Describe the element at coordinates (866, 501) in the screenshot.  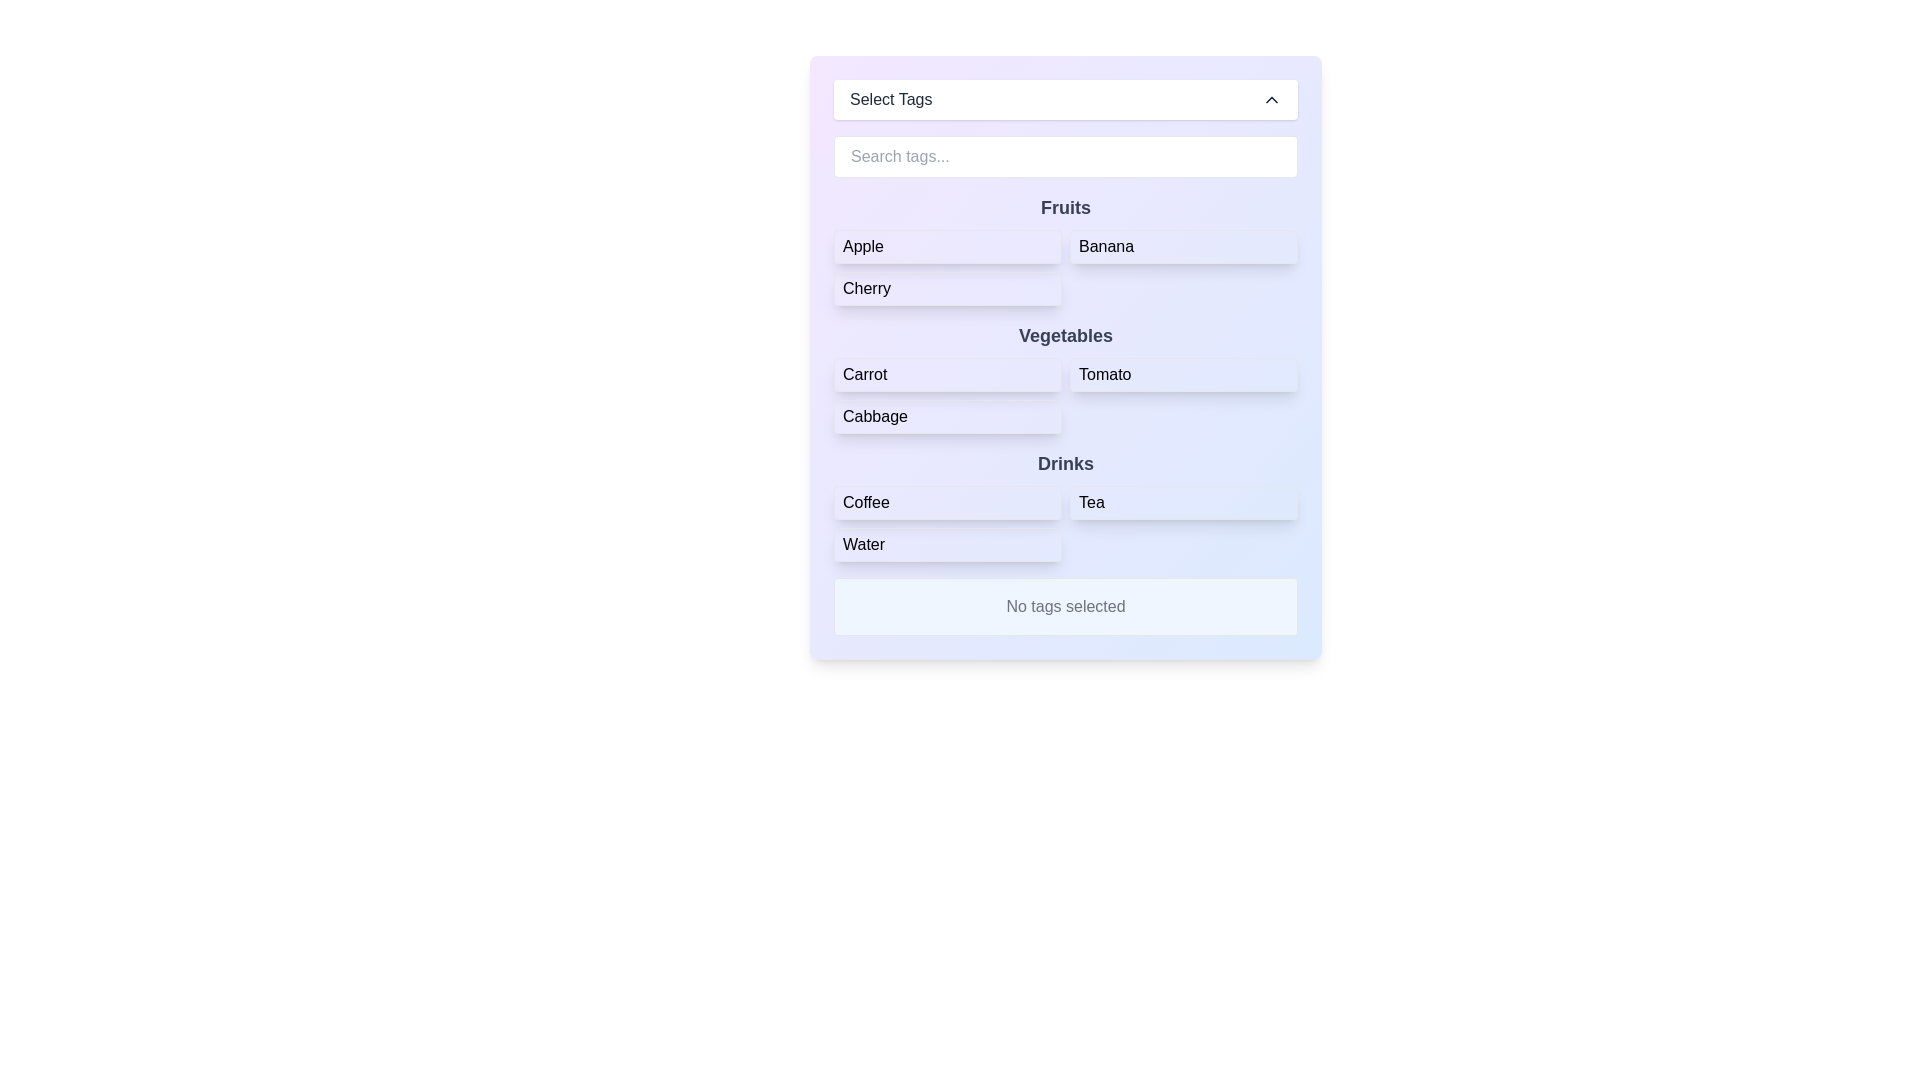
I see `the 'Coffee' text label in the 'Drinks' section, which is the first item in the row alongside 'Tea' and 'Water'` at that location.